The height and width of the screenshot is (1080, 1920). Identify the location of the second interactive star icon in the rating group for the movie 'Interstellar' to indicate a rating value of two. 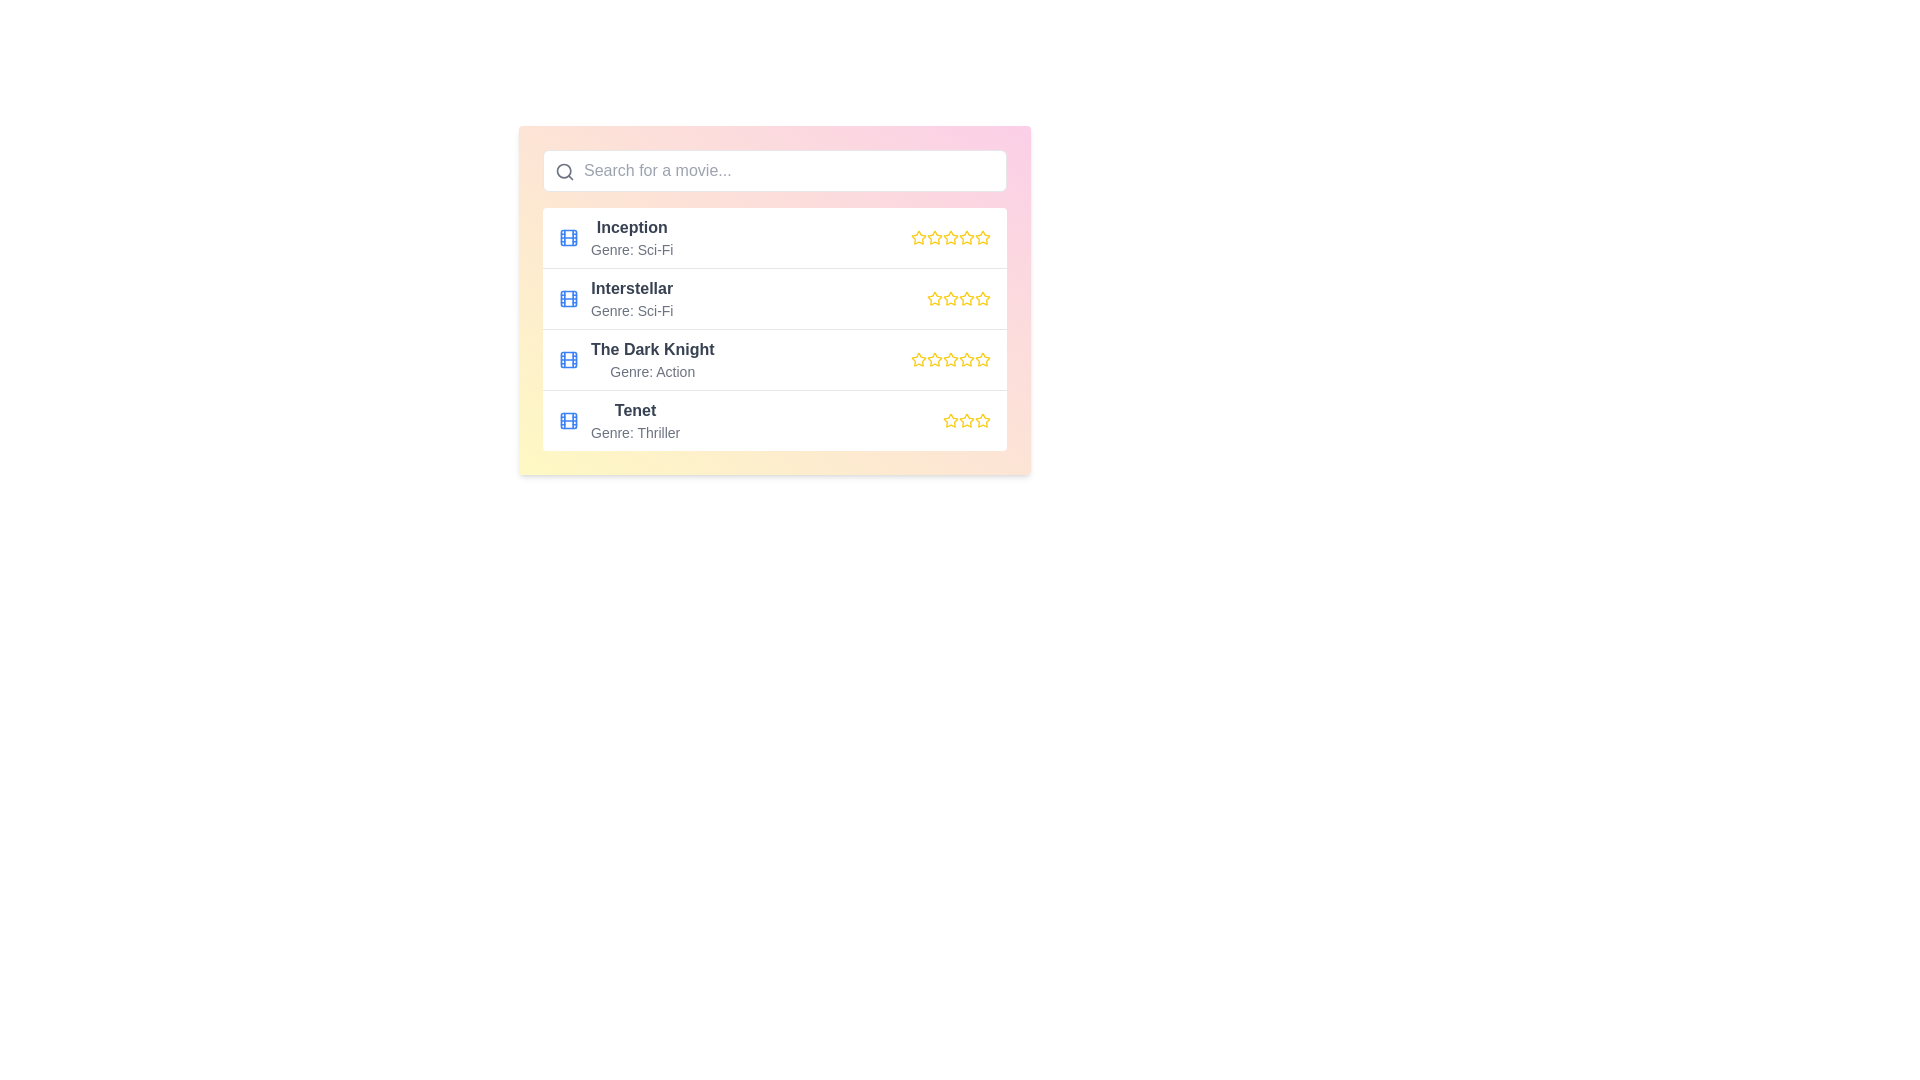
(949, 298).